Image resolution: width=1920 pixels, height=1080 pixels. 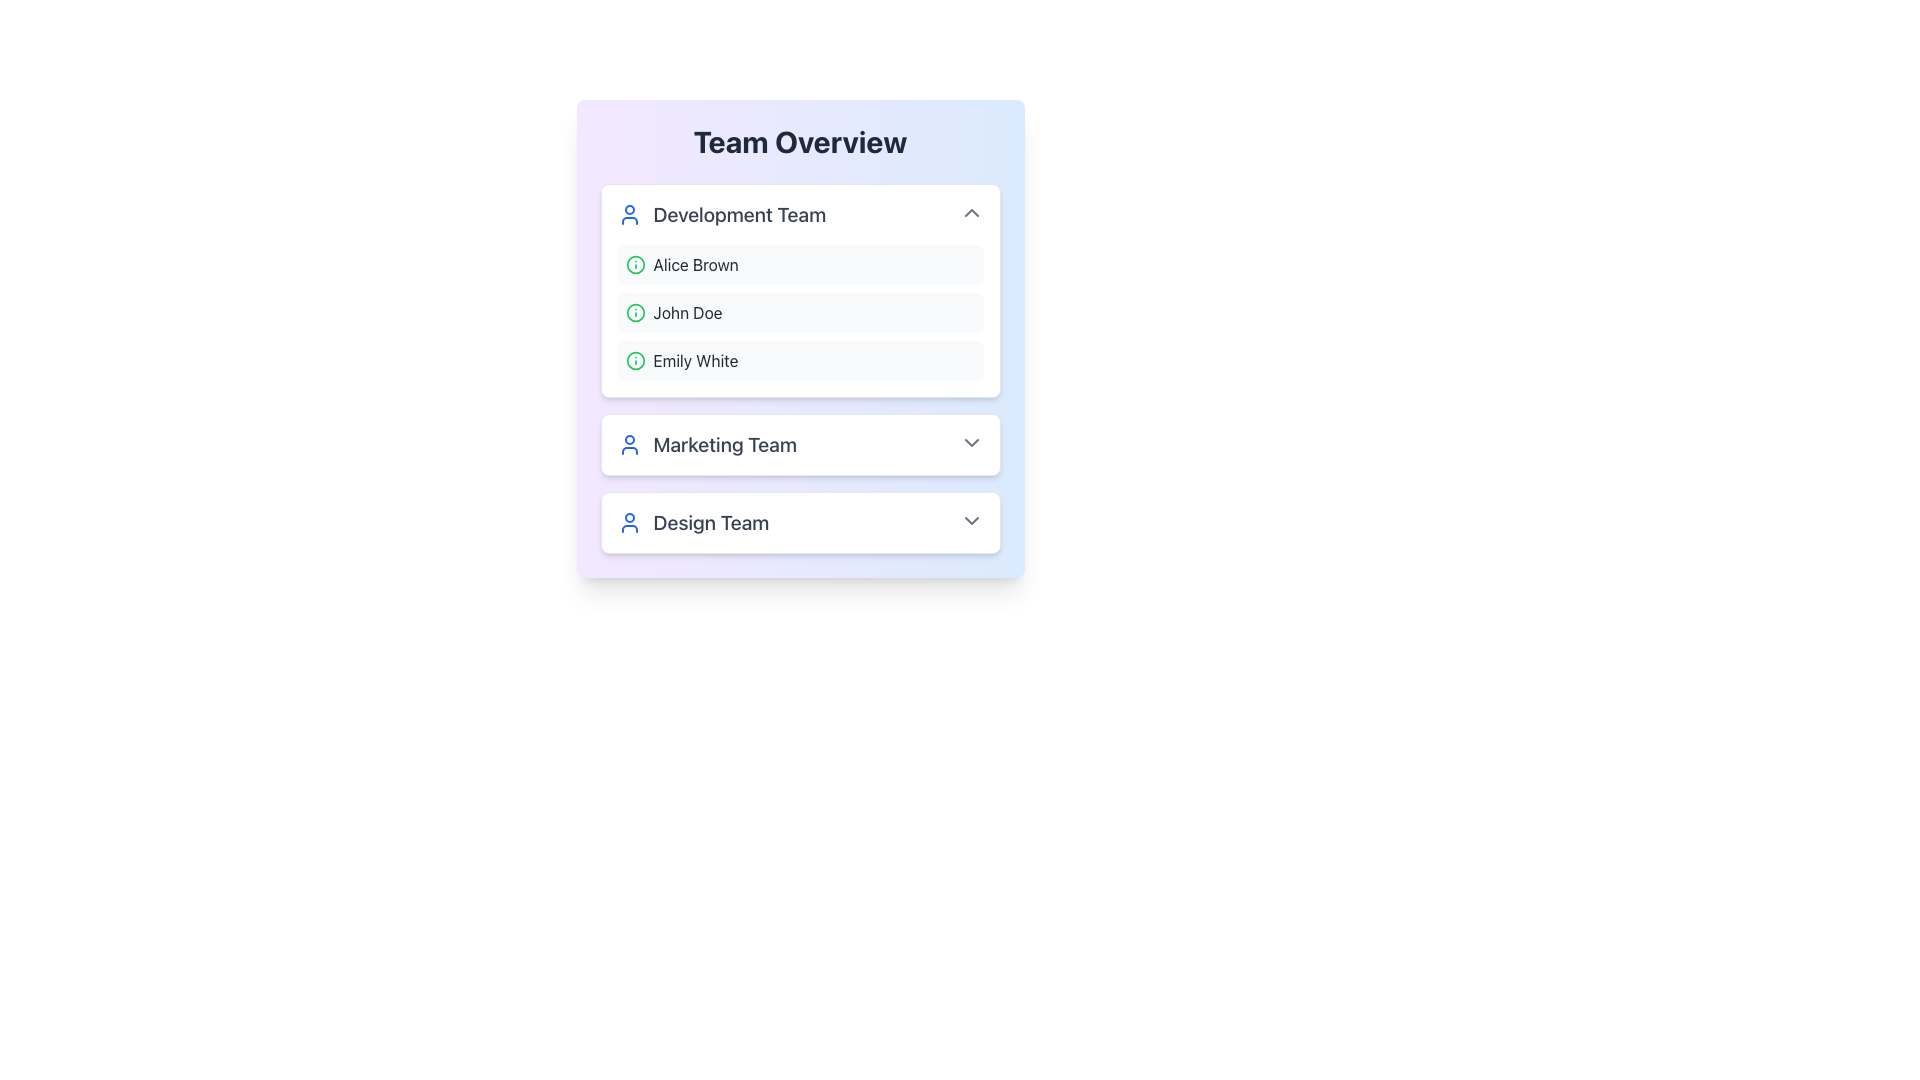 What do you see at coordinates (634, 312) in the screenshot?
I see `the circular status indicator with a green border next to 'John Doe'` at bounding box center [634, 312].